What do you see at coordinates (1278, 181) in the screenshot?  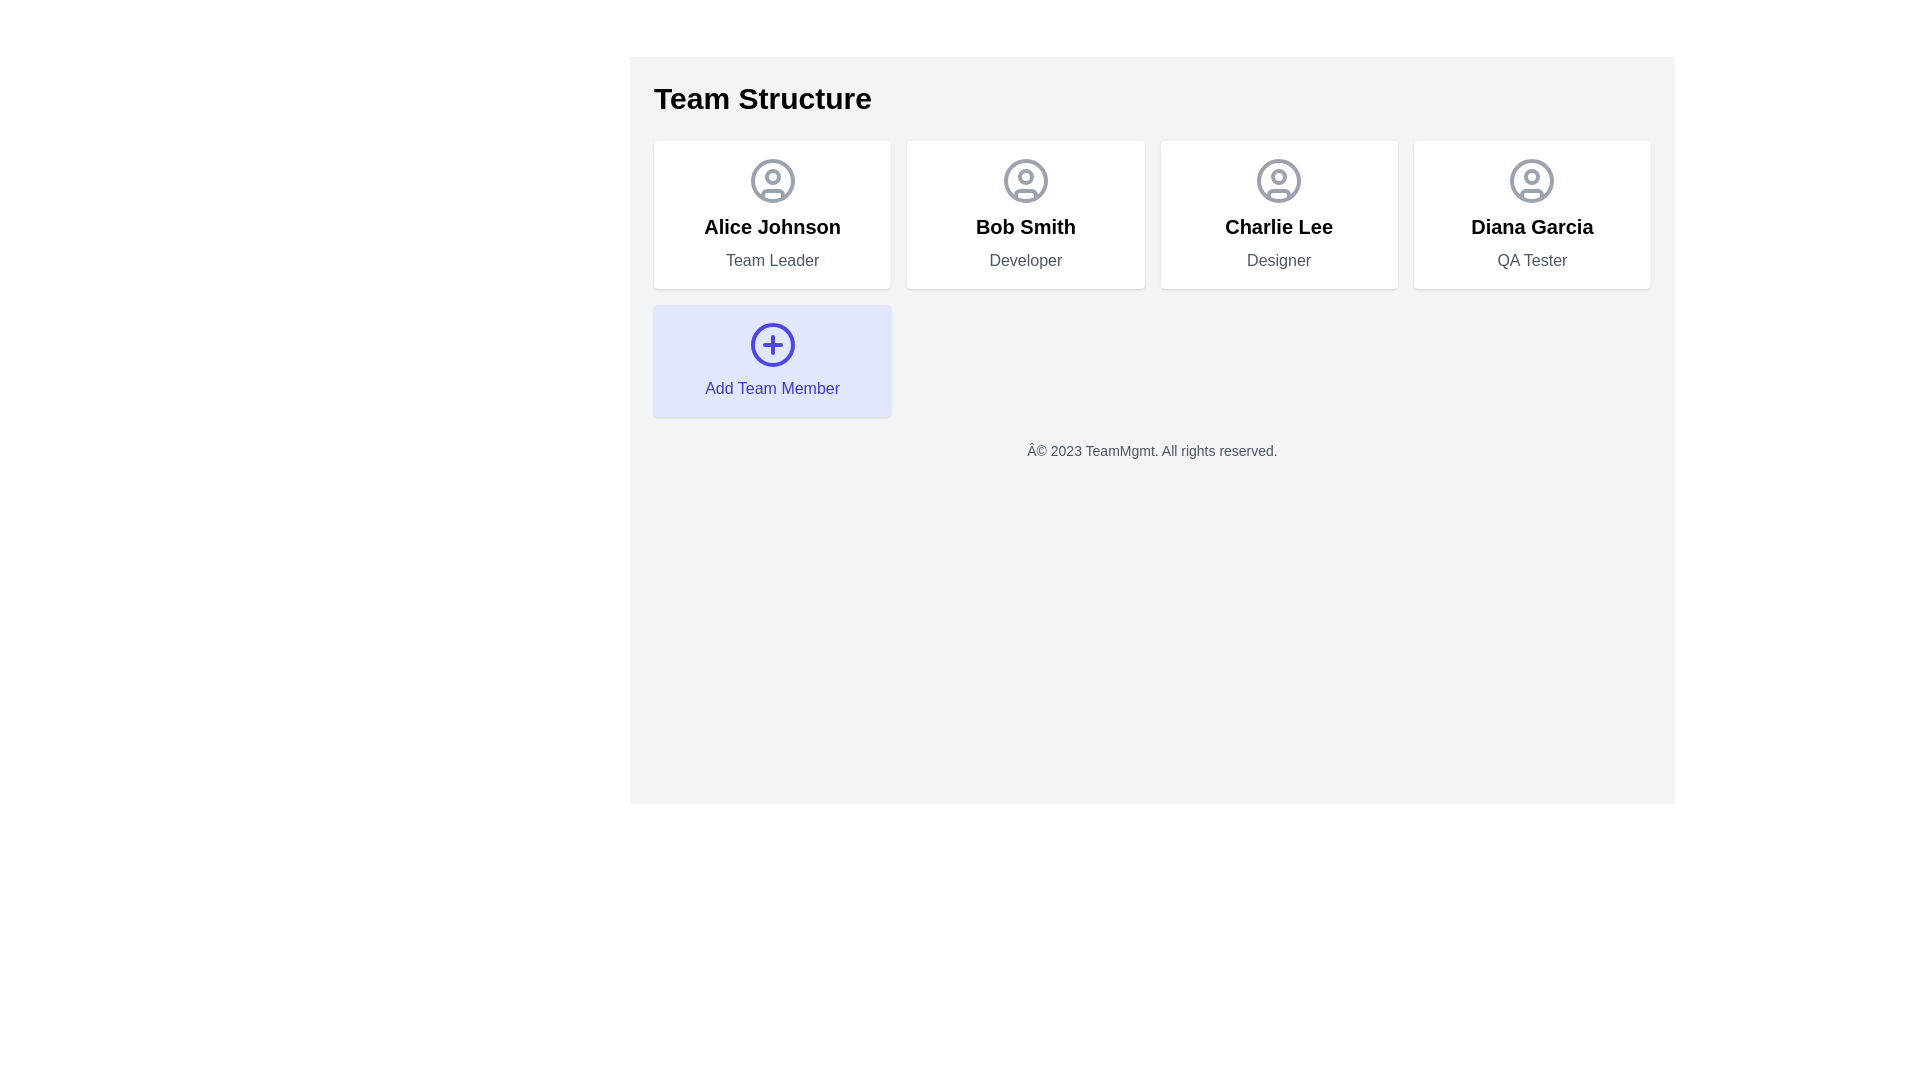 I see `the profile image icon representing 'Charlie Lee' located at the top section of the card labeled 'Charlie Lee' and 'Designer'` at bounding box center [1278, 181].